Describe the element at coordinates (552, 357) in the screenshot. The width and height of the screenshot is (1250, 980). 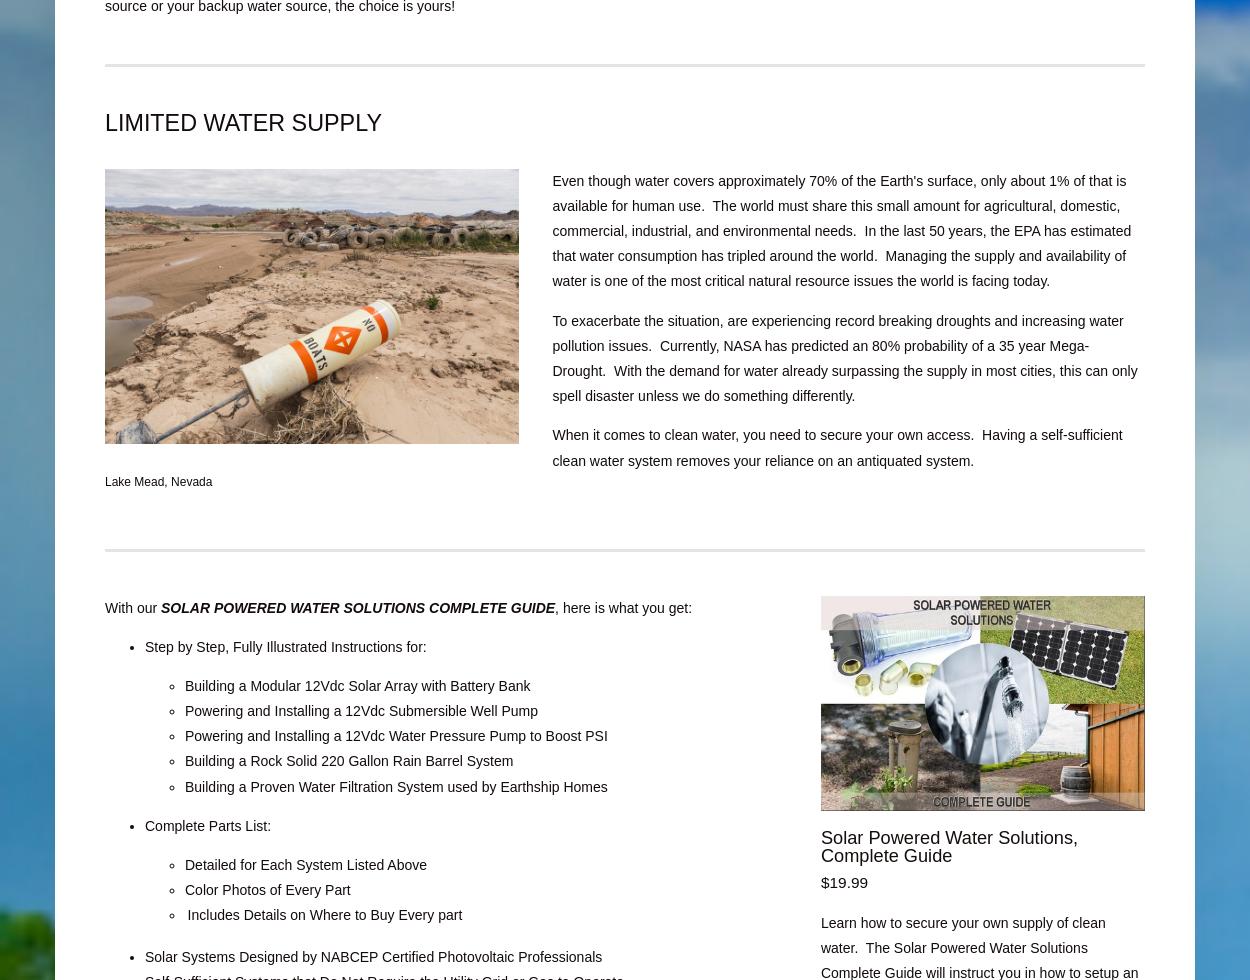
I see `'record breaking droughts and increasing water pollution issues.  Currently, NASA has predicted an 80% probability of a 35 year Mega-Drought.  With the demand for water already surpassing the supply in most cities, this can only spell disaster unless we do something differently.'` at that location.